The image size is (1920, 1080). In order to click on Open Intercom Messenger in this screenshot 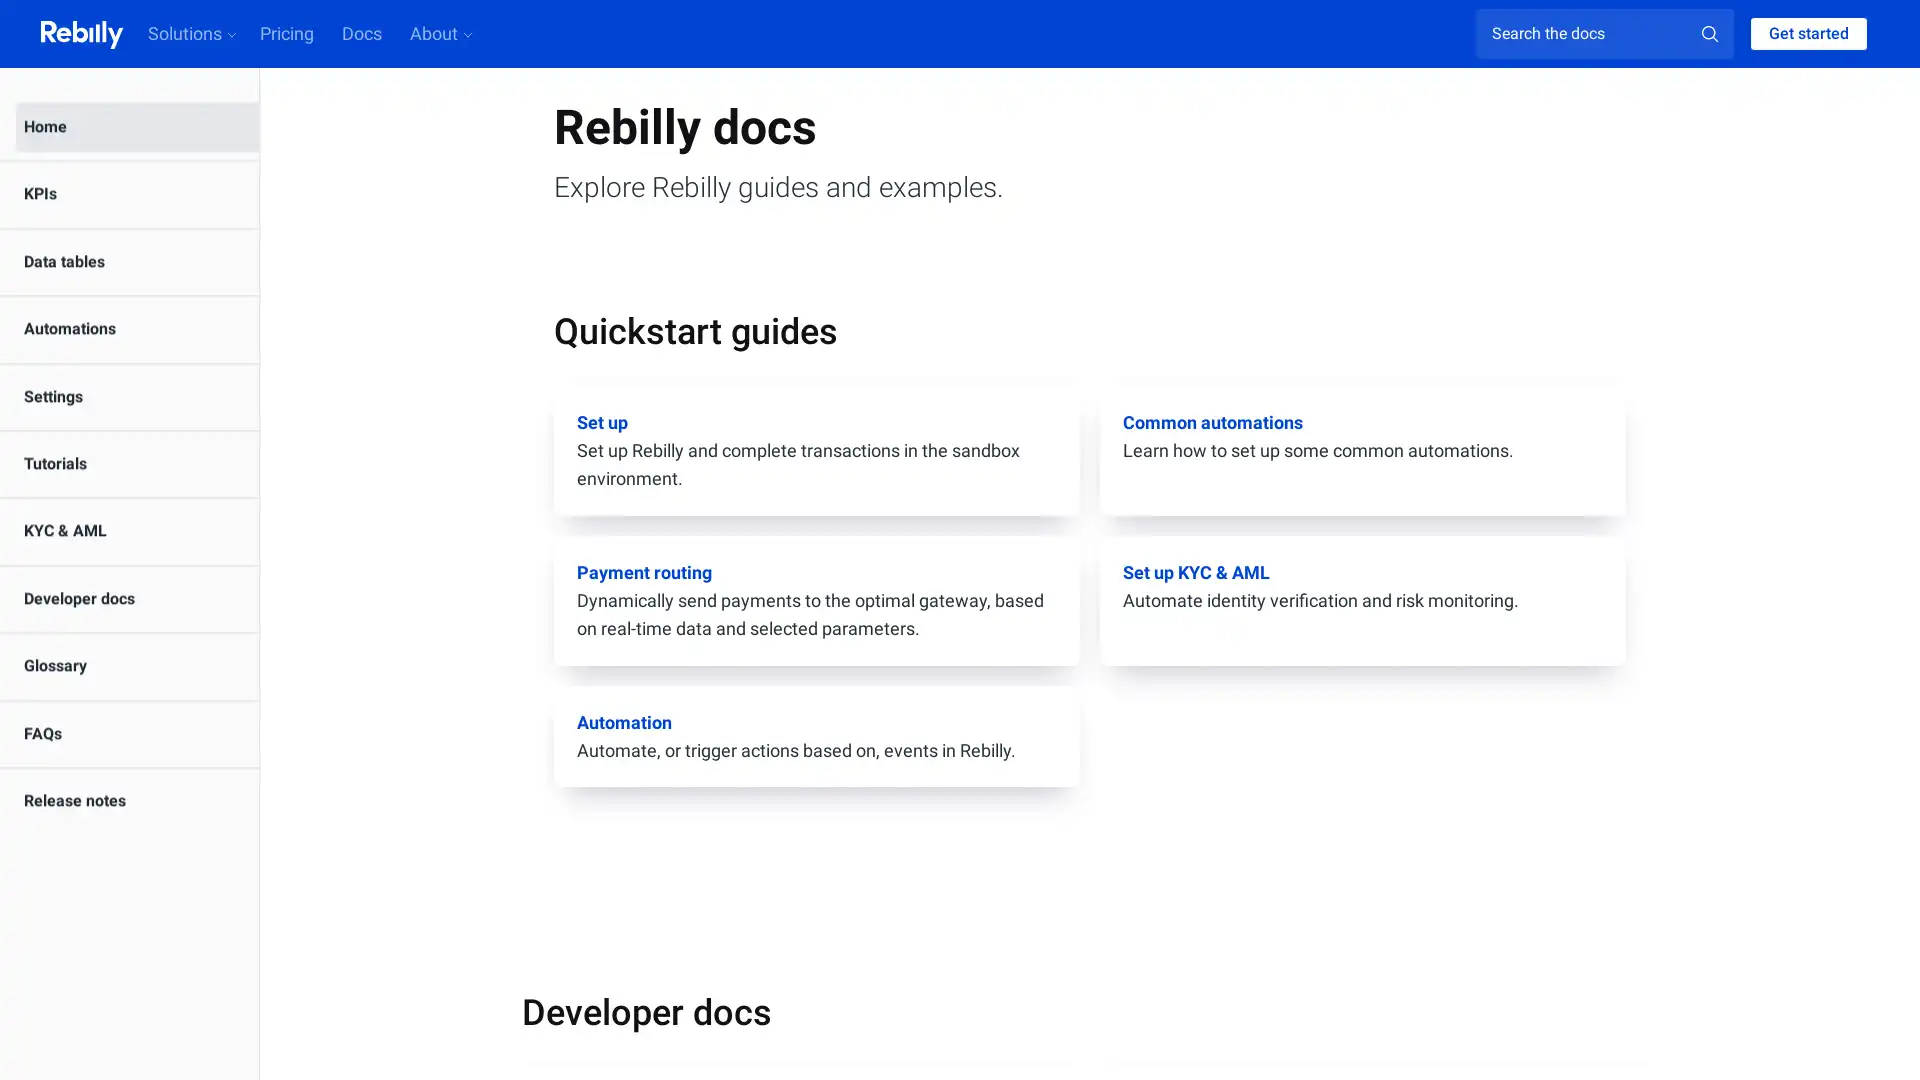, I will do `click(1869, 1029)`.